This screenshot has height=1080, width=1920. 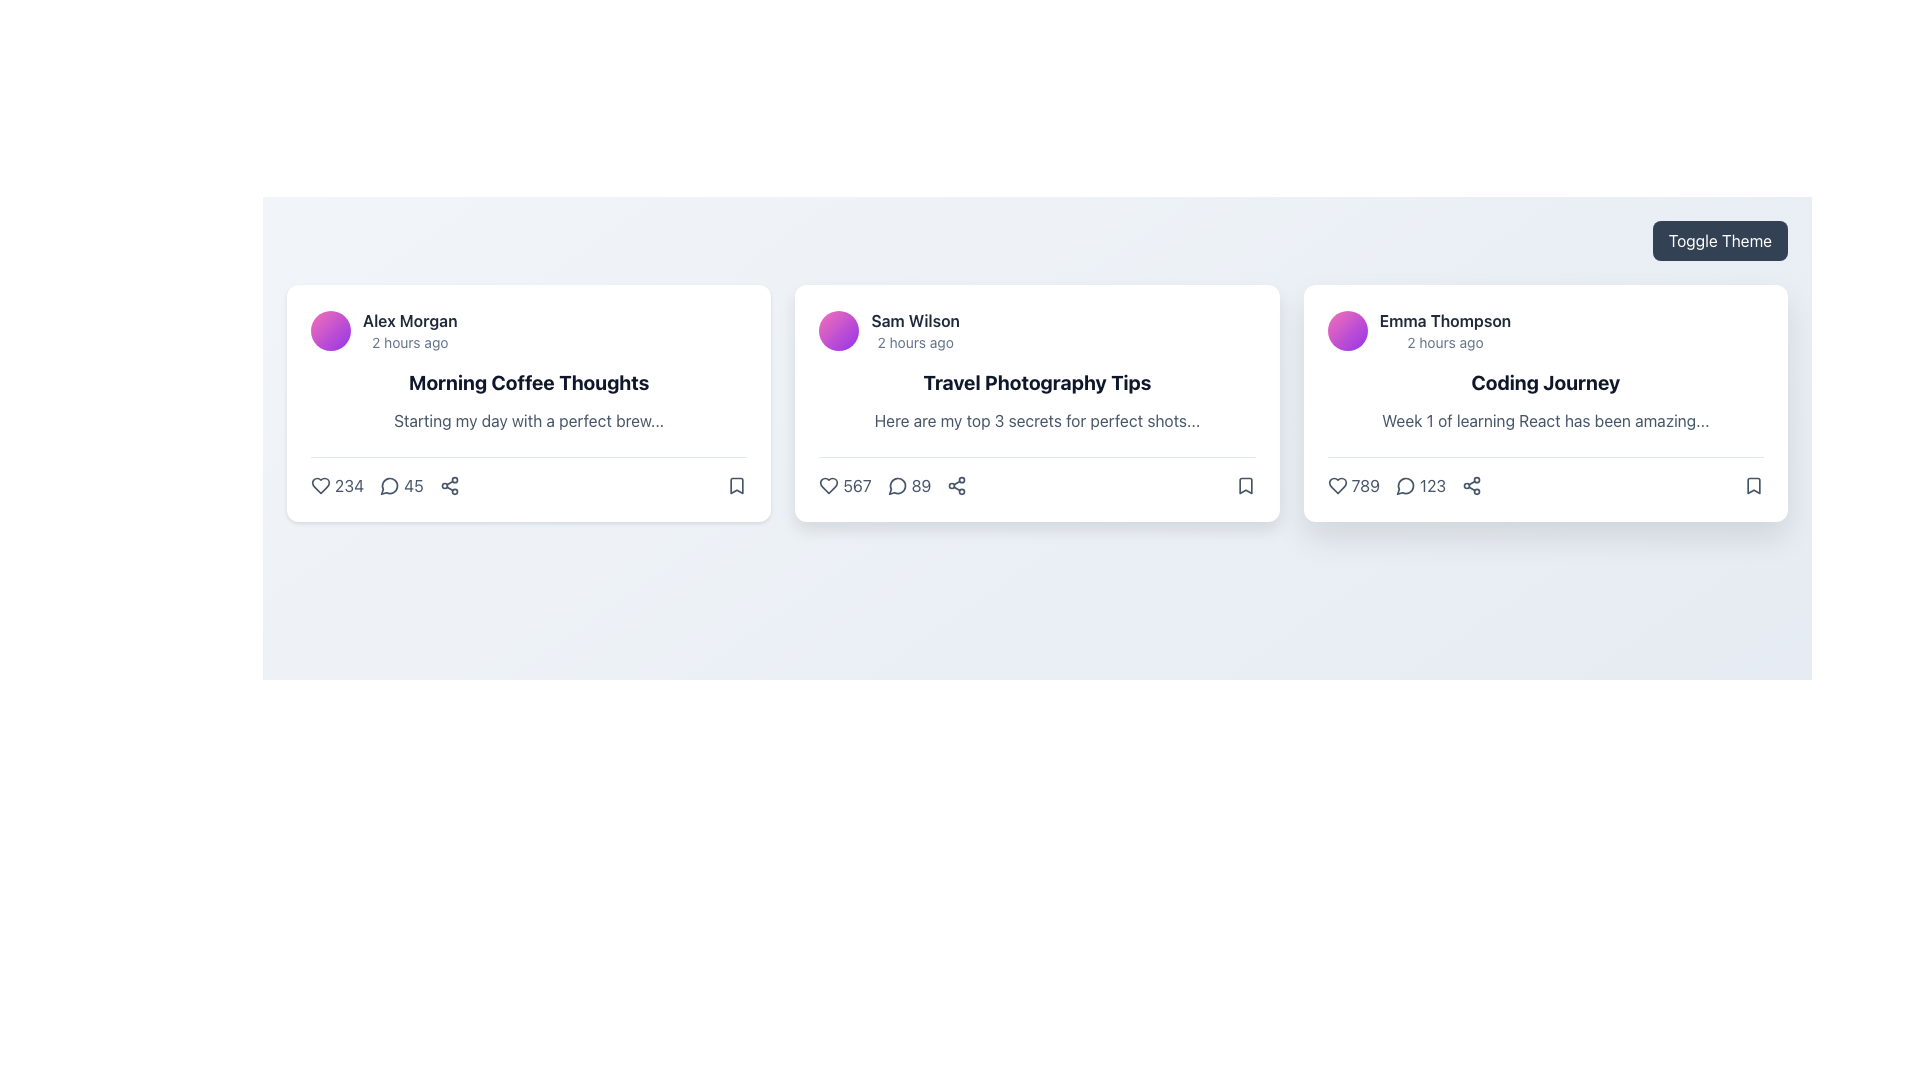 I want to click on the bold text element reading 'Travel Photography Tips' located in the second card of three, positioned below the author name and time, and above a descriptive text, so click(x=1037, y=382).